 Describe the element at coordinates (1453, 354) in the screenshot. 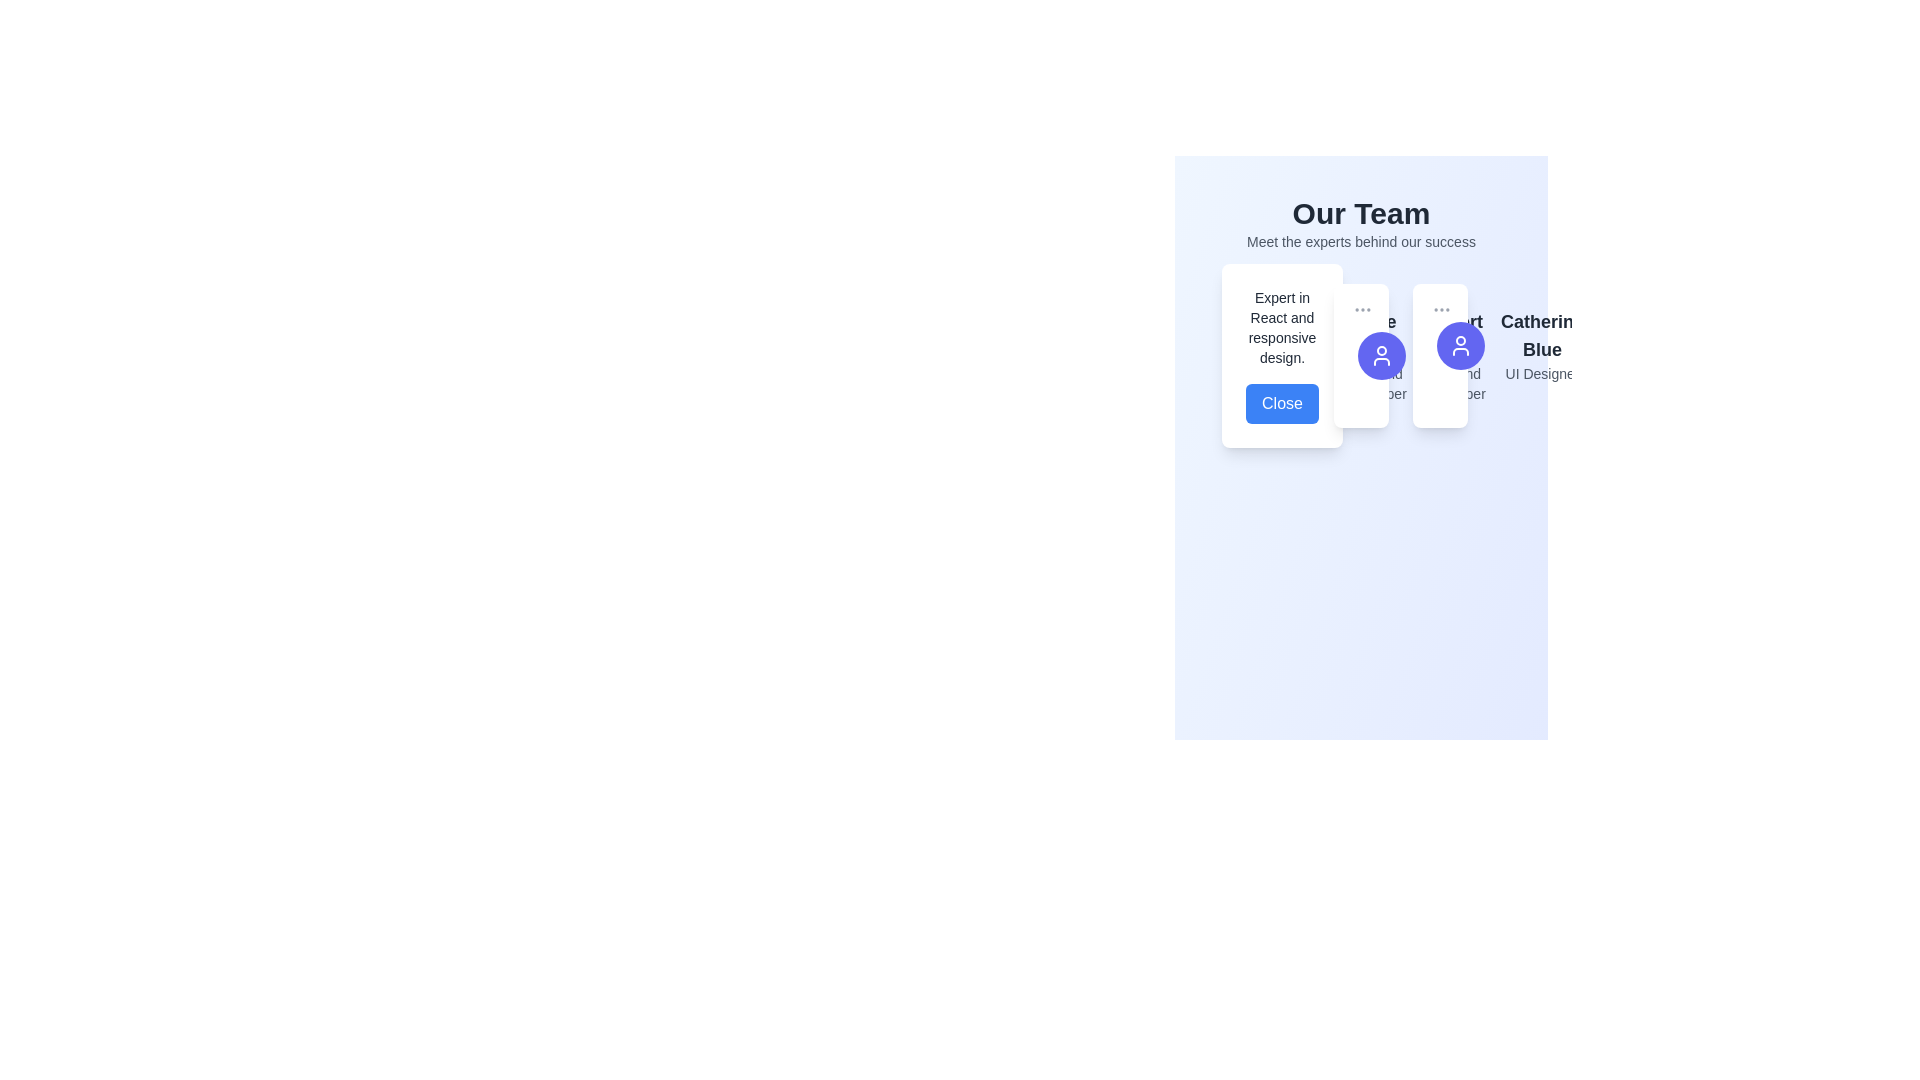

I see `information contained in the text label displaying 'Robert Brown,' a Backend Developer, located on the right section of the interface, as the second profile description in the group` at that location.